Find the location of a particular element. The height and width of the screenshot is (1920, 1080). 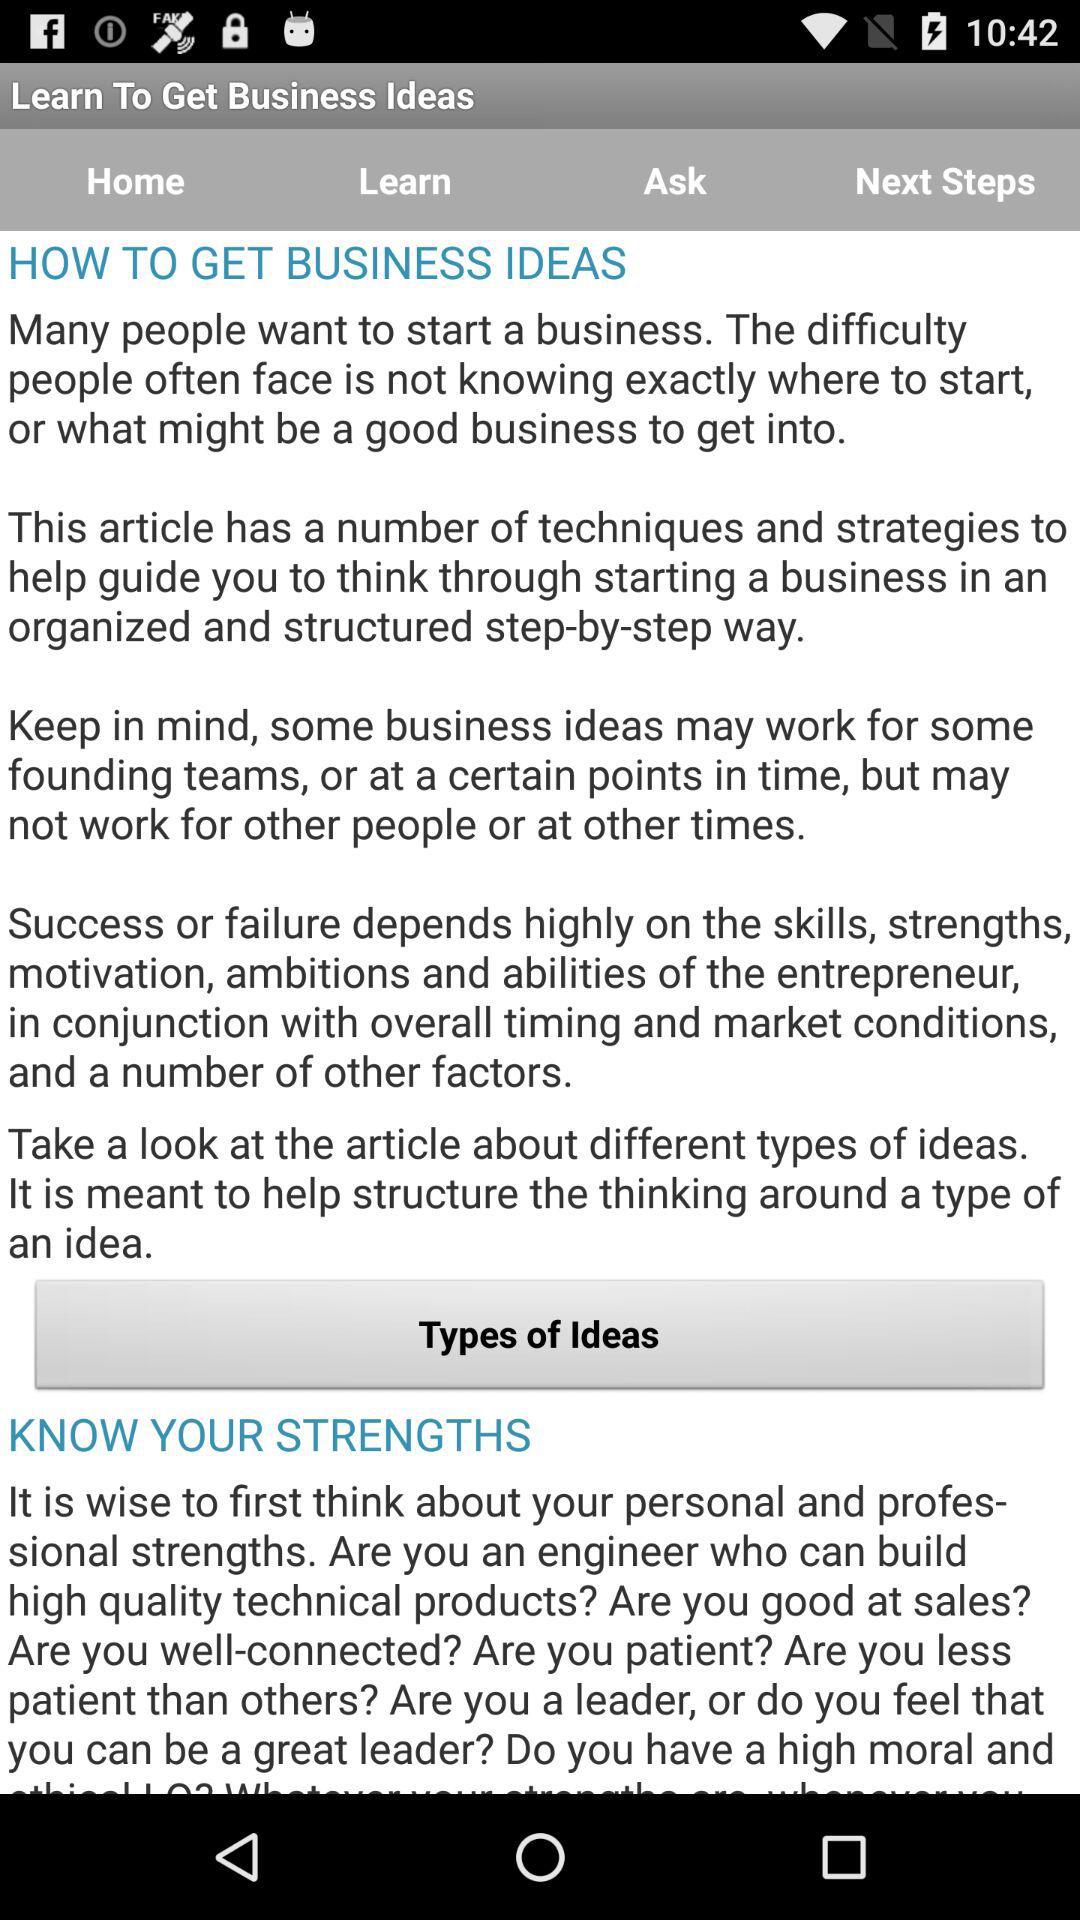

ask button is located at coordinates (675, 180).